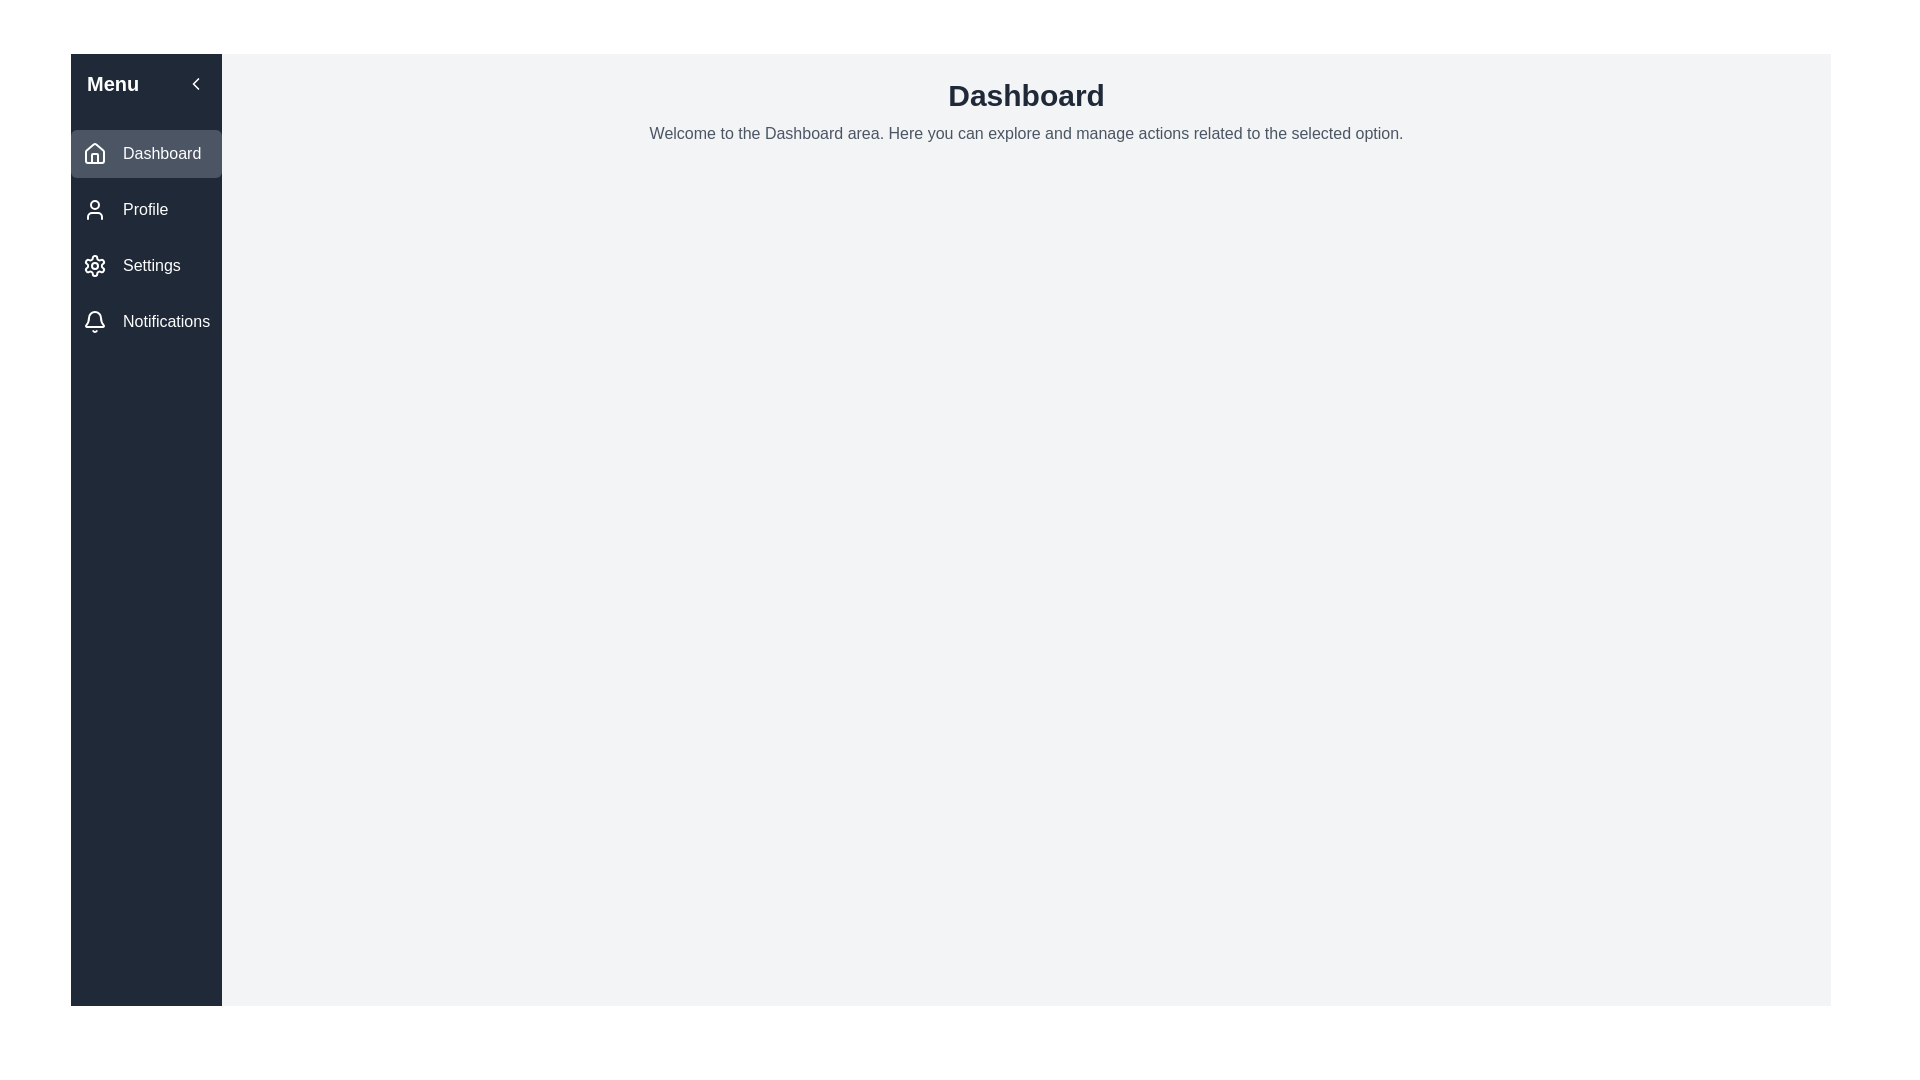 This screenshot has height=1080, width=1920. Describe the element at coordinates (144, 209) in the screenshot. I see `the 'Profile' label in the navigation menu, which is the second item below 'Dashboard' and above 'Settings' and 'Notifications'` at that location.